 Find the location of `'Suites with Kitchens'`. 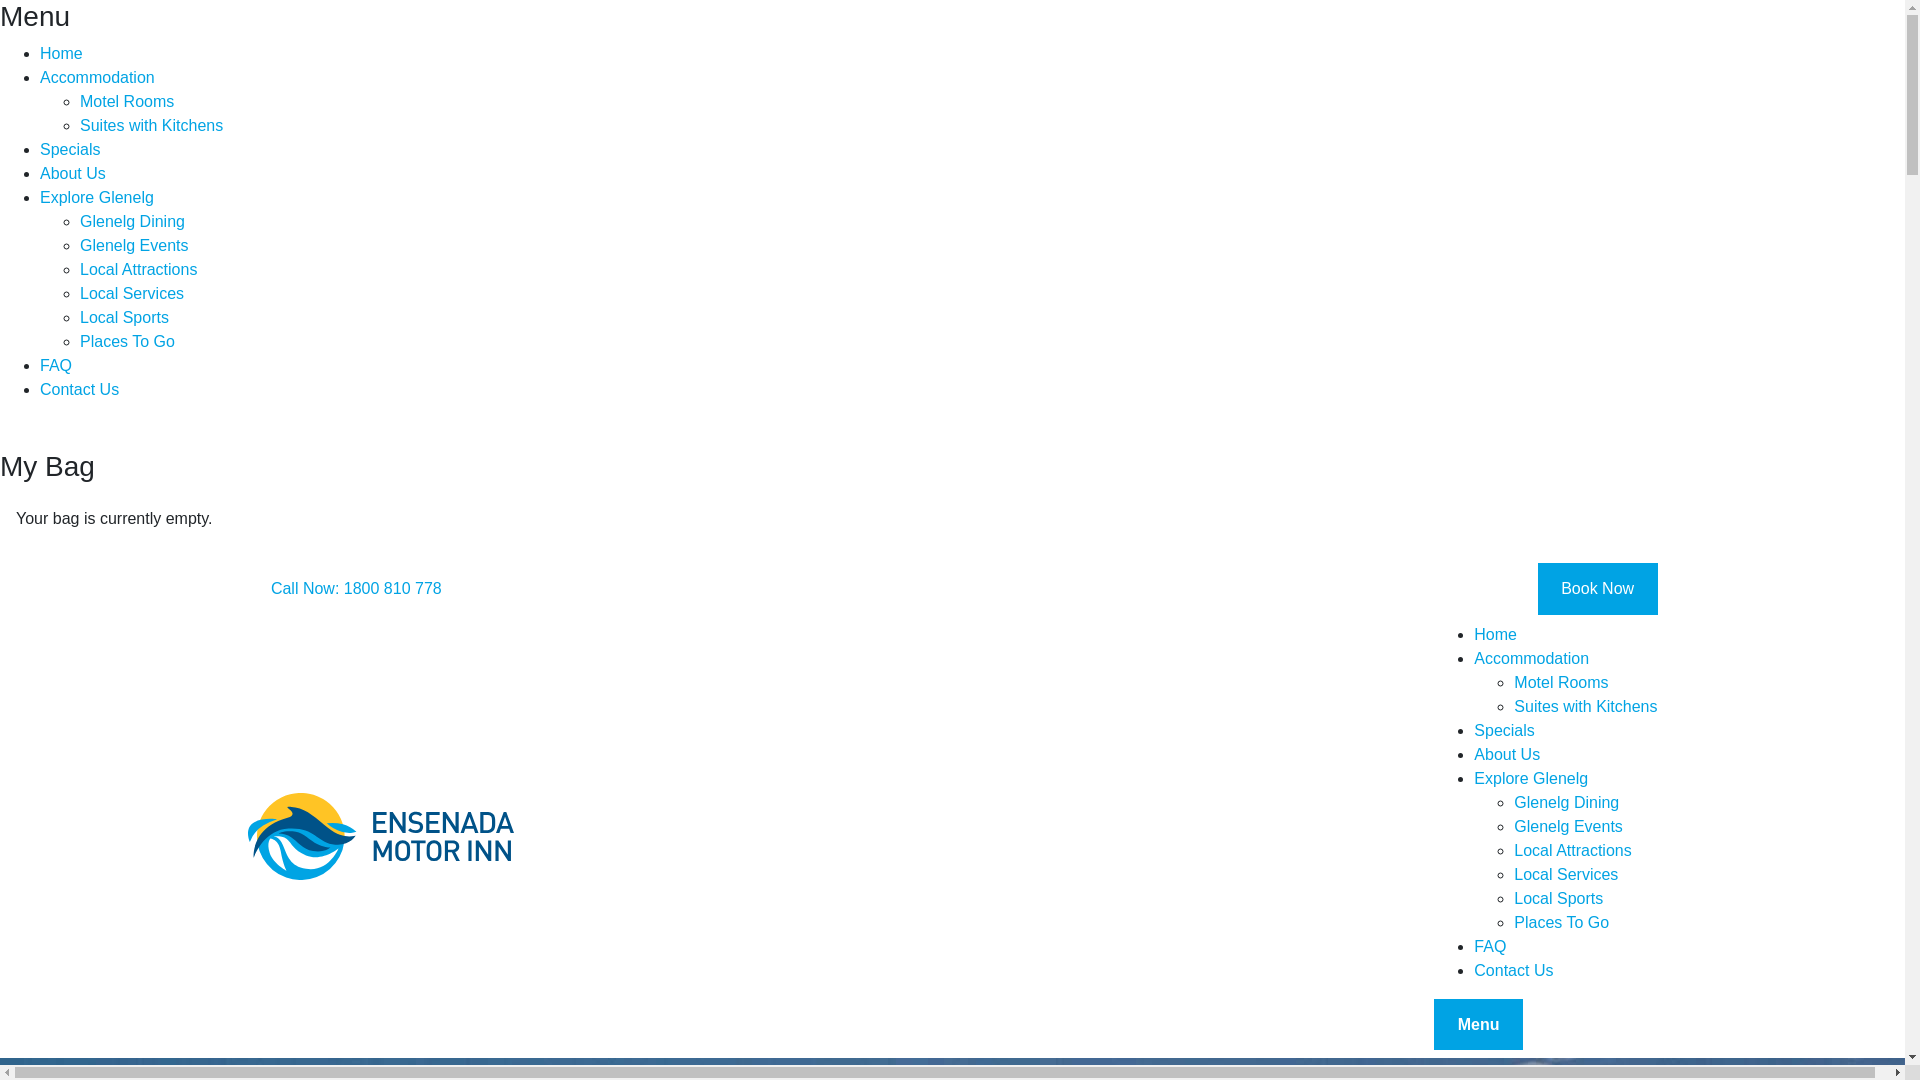

'Suites with Kitchens' is located at coordinates (1513, 705).